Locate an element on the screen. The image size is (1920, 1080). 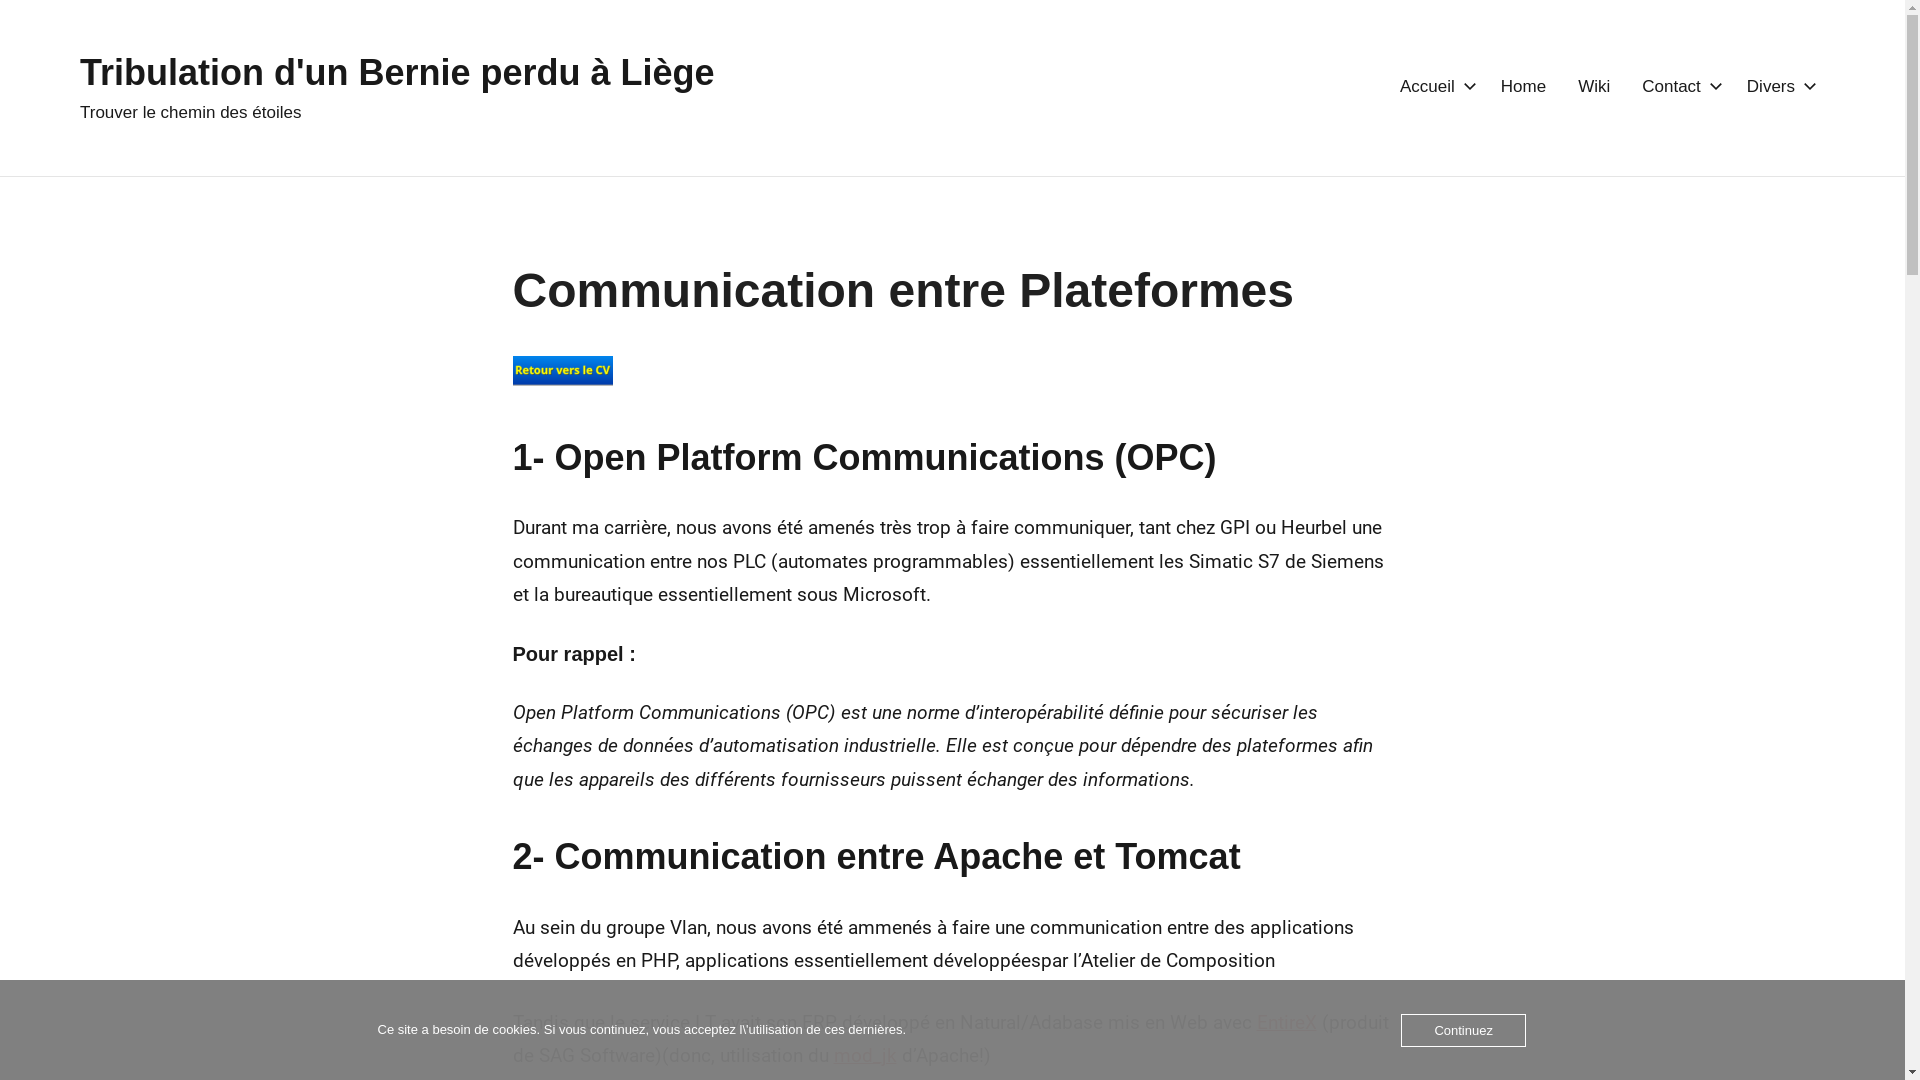
'retour_vers_cv' is located at coordinates (560, 370).